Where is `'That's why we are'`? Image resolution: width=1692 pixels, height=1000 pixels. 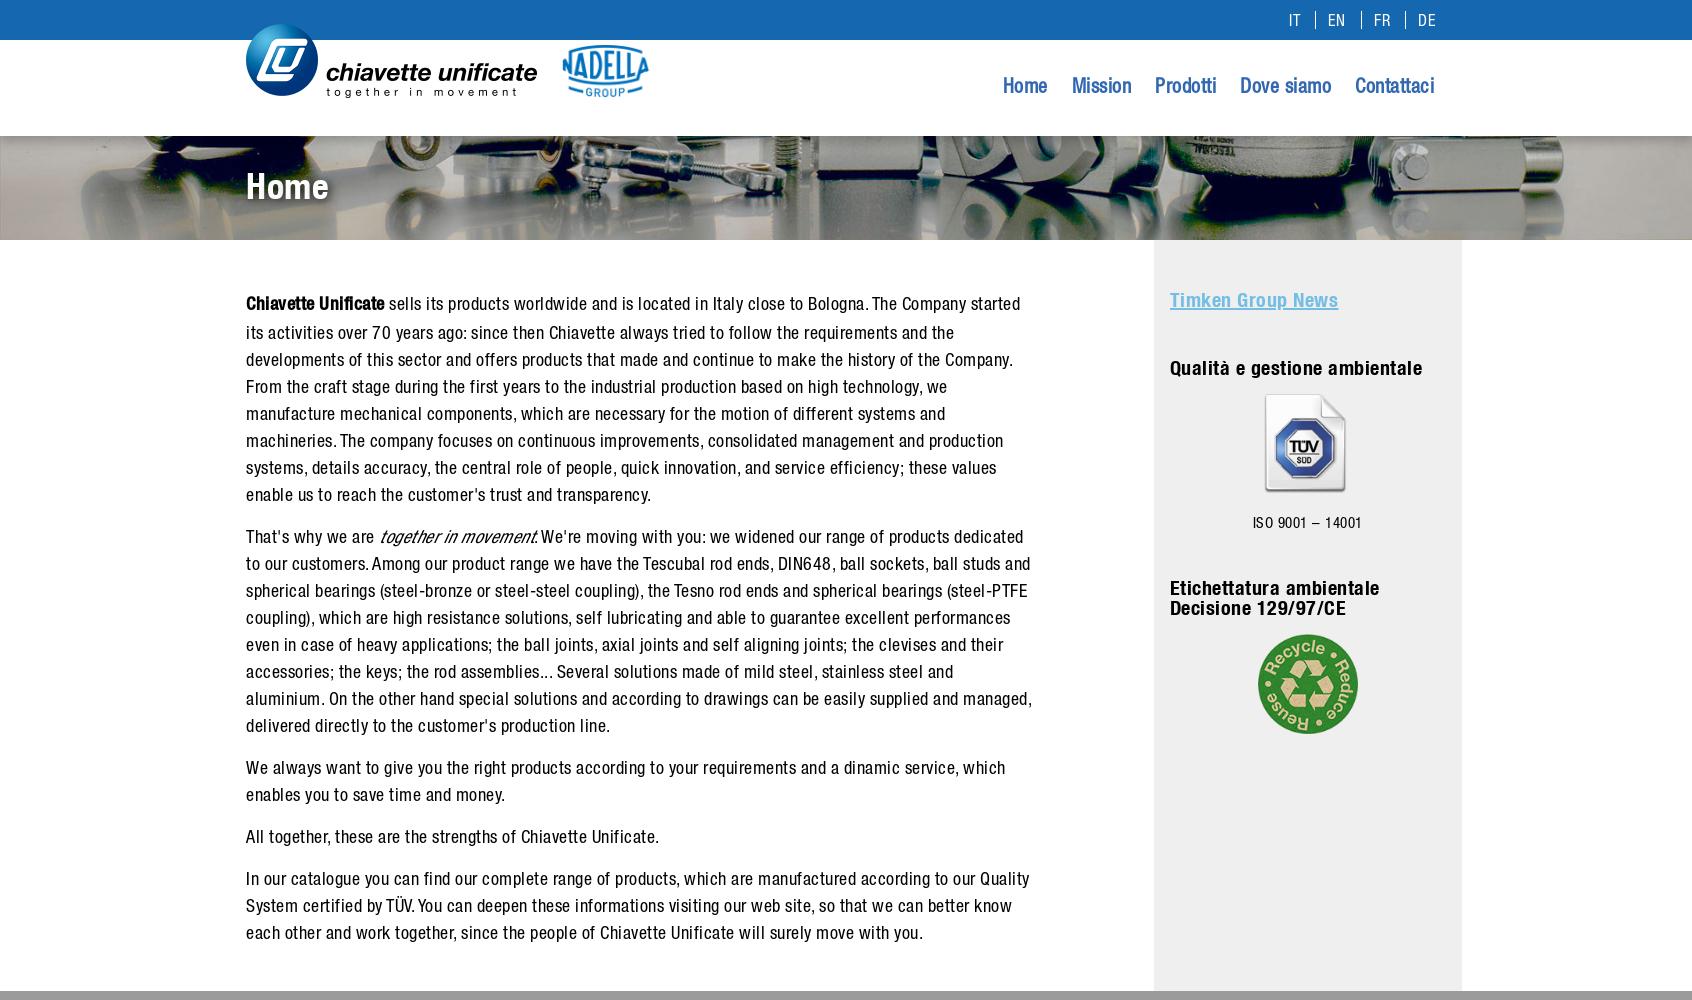 'That's why we are' is located at coordinates (246, 536).